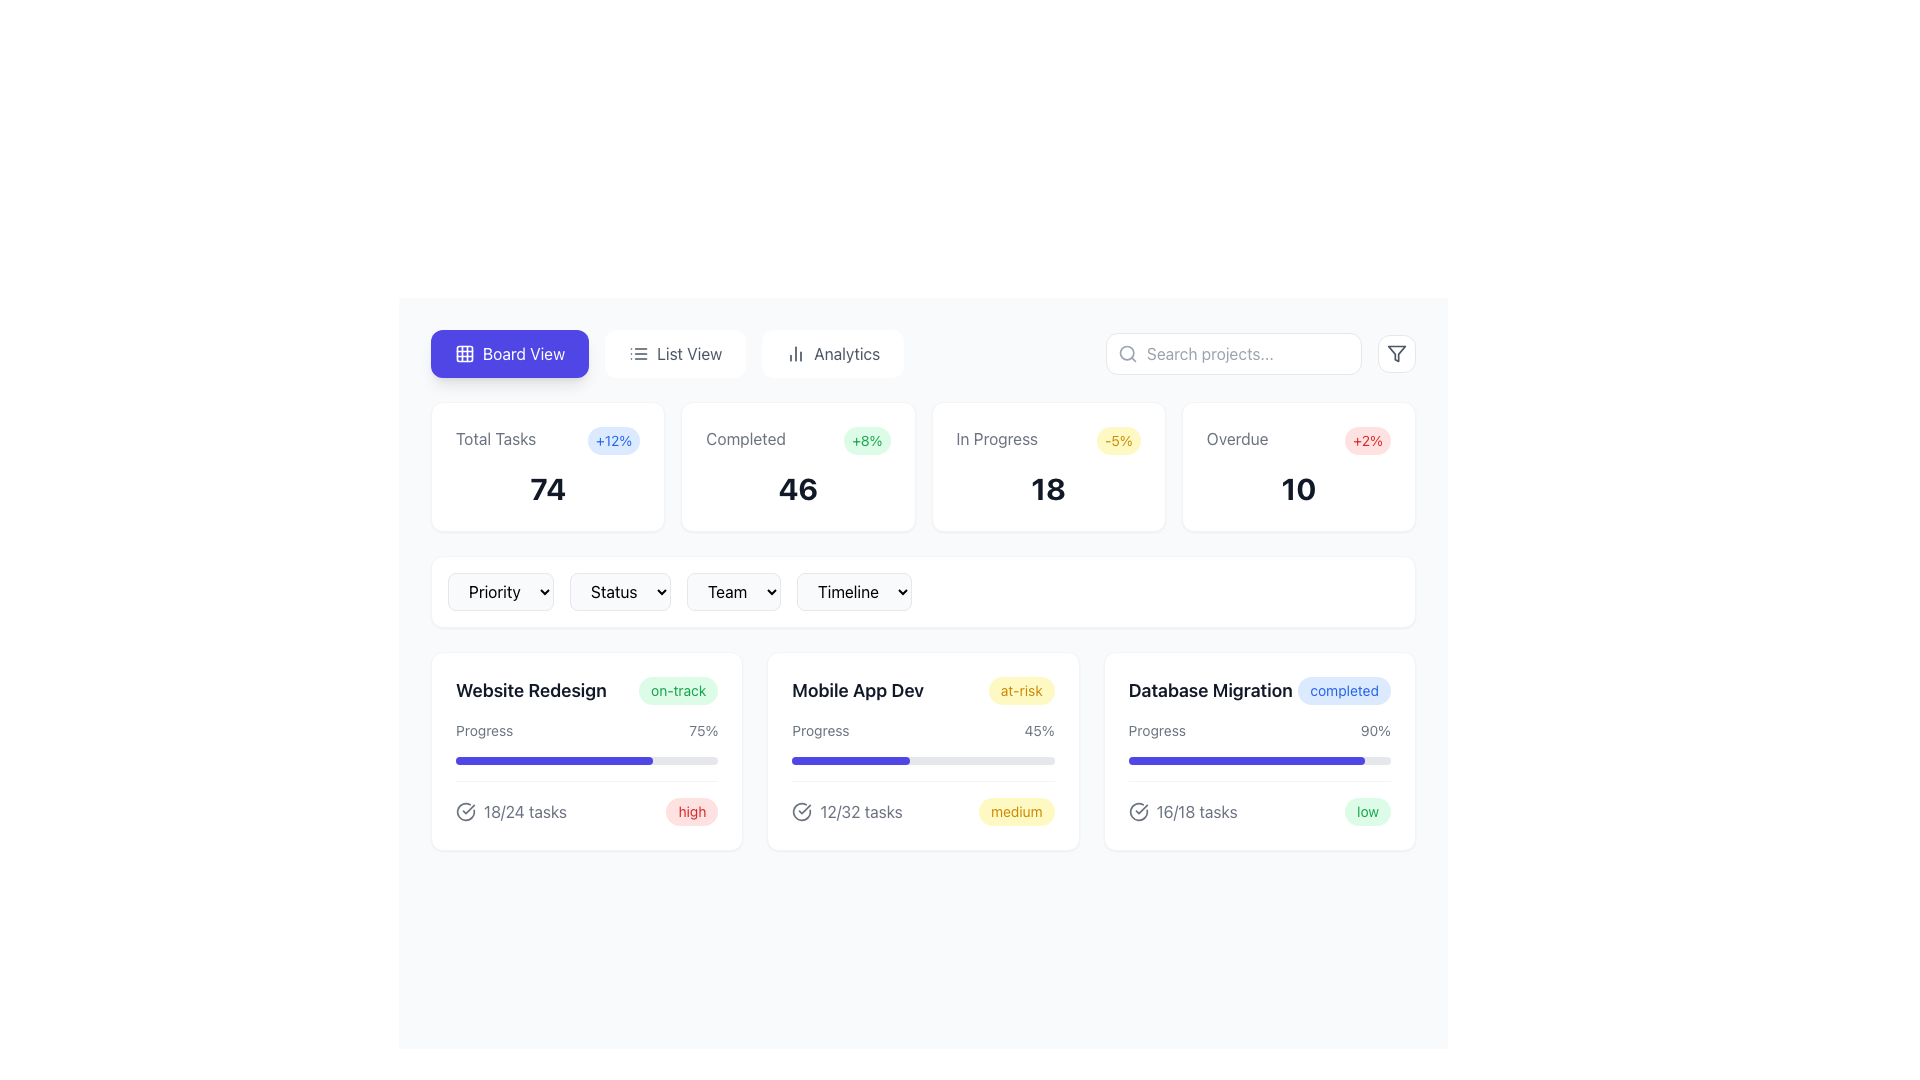 The image size is (1920, 1080). I want to click on text content of the project title label located at the center of the interface between 'Website Redesign' and 'Database Migration', so click(858, 689).